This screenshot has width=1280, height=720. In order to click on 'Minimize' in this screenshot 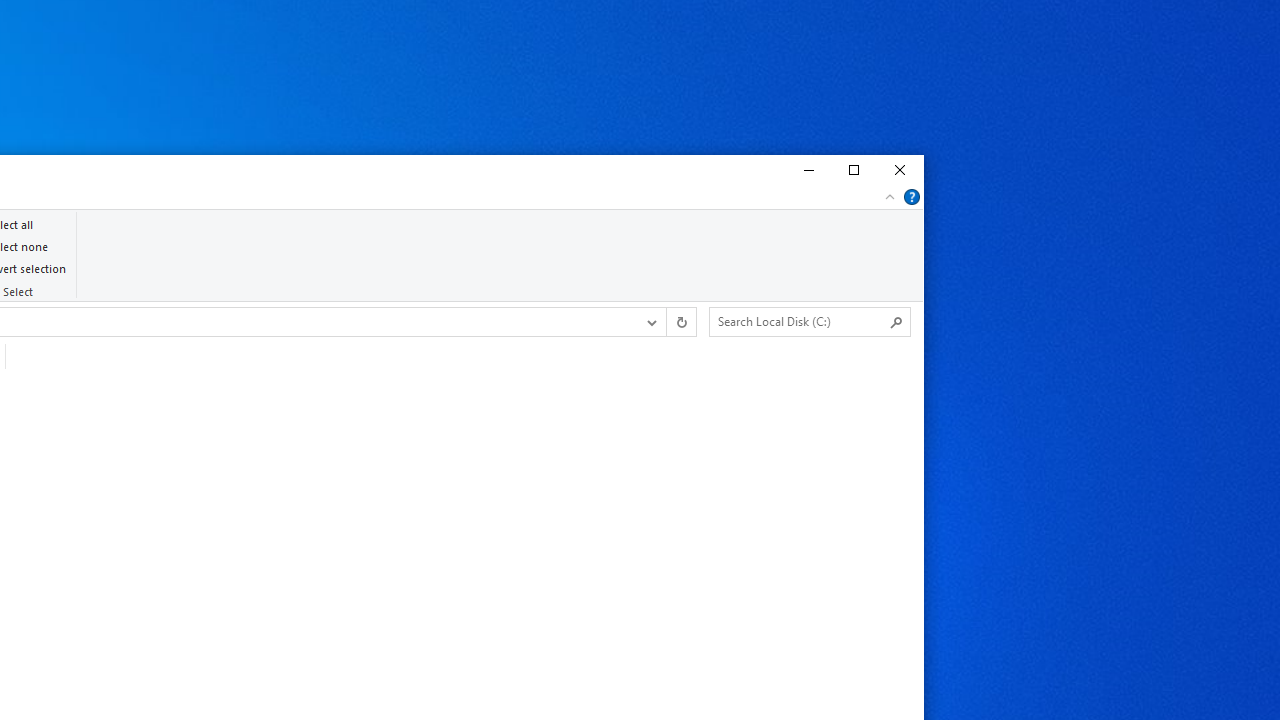, I will do `click(807, 170)`.